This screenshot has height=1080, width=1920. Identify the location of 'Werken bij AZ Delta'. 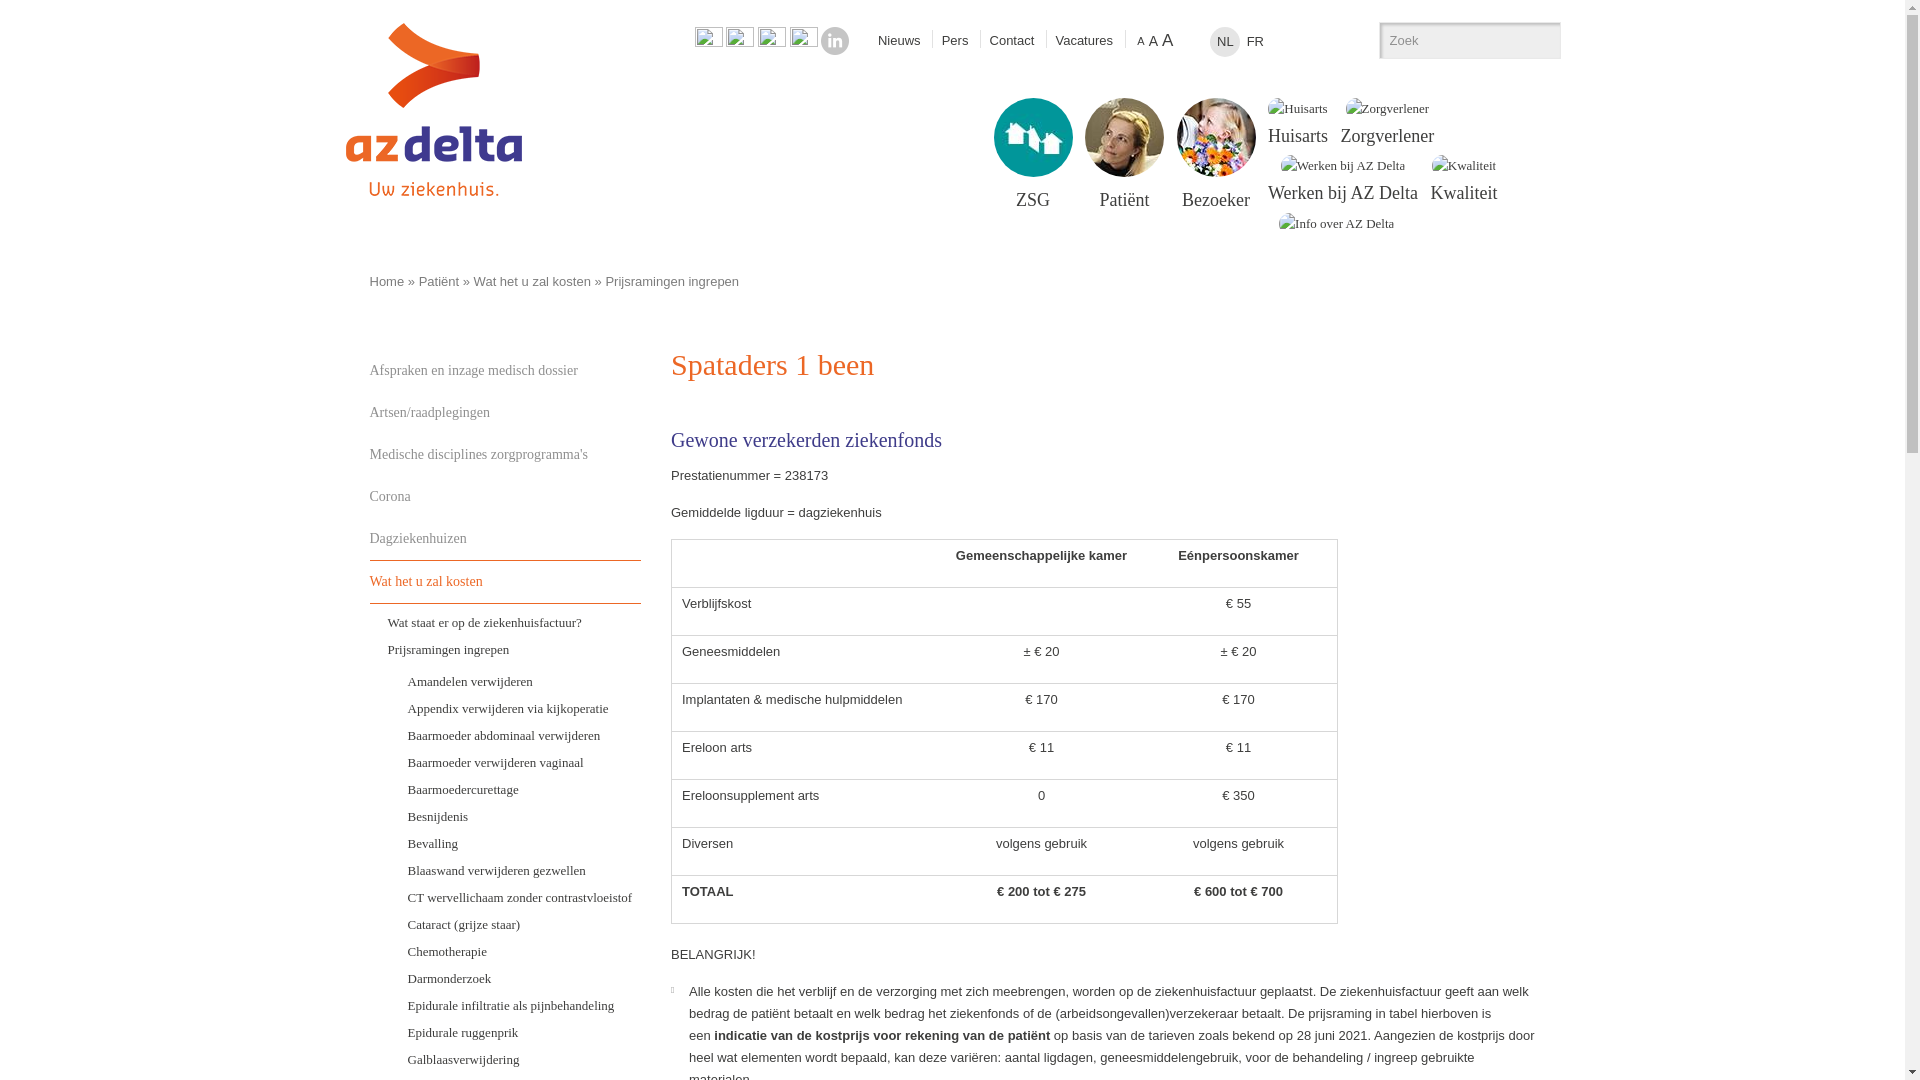
(1343, 178).